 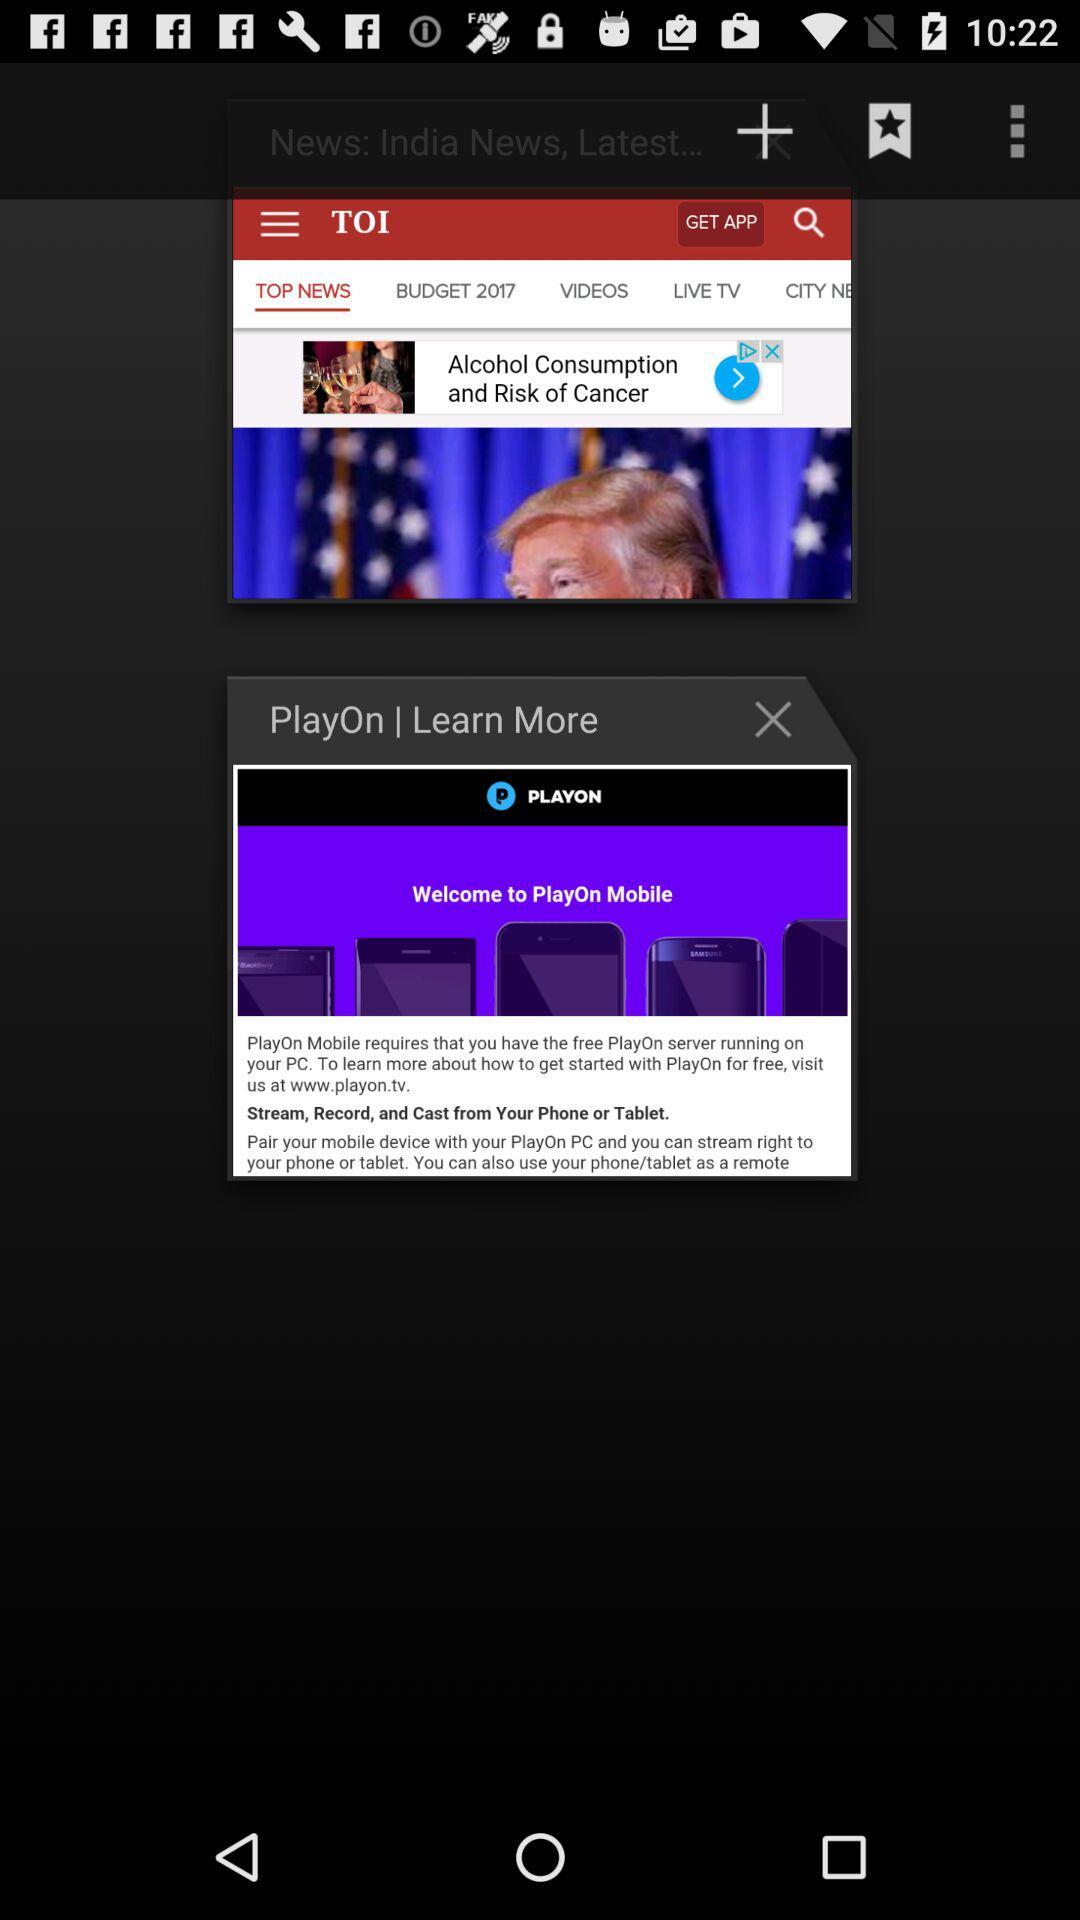 What do you see at coordinates (764, 139) in the screenshot?
I see `the add icon` at bounding box center [764, 139].